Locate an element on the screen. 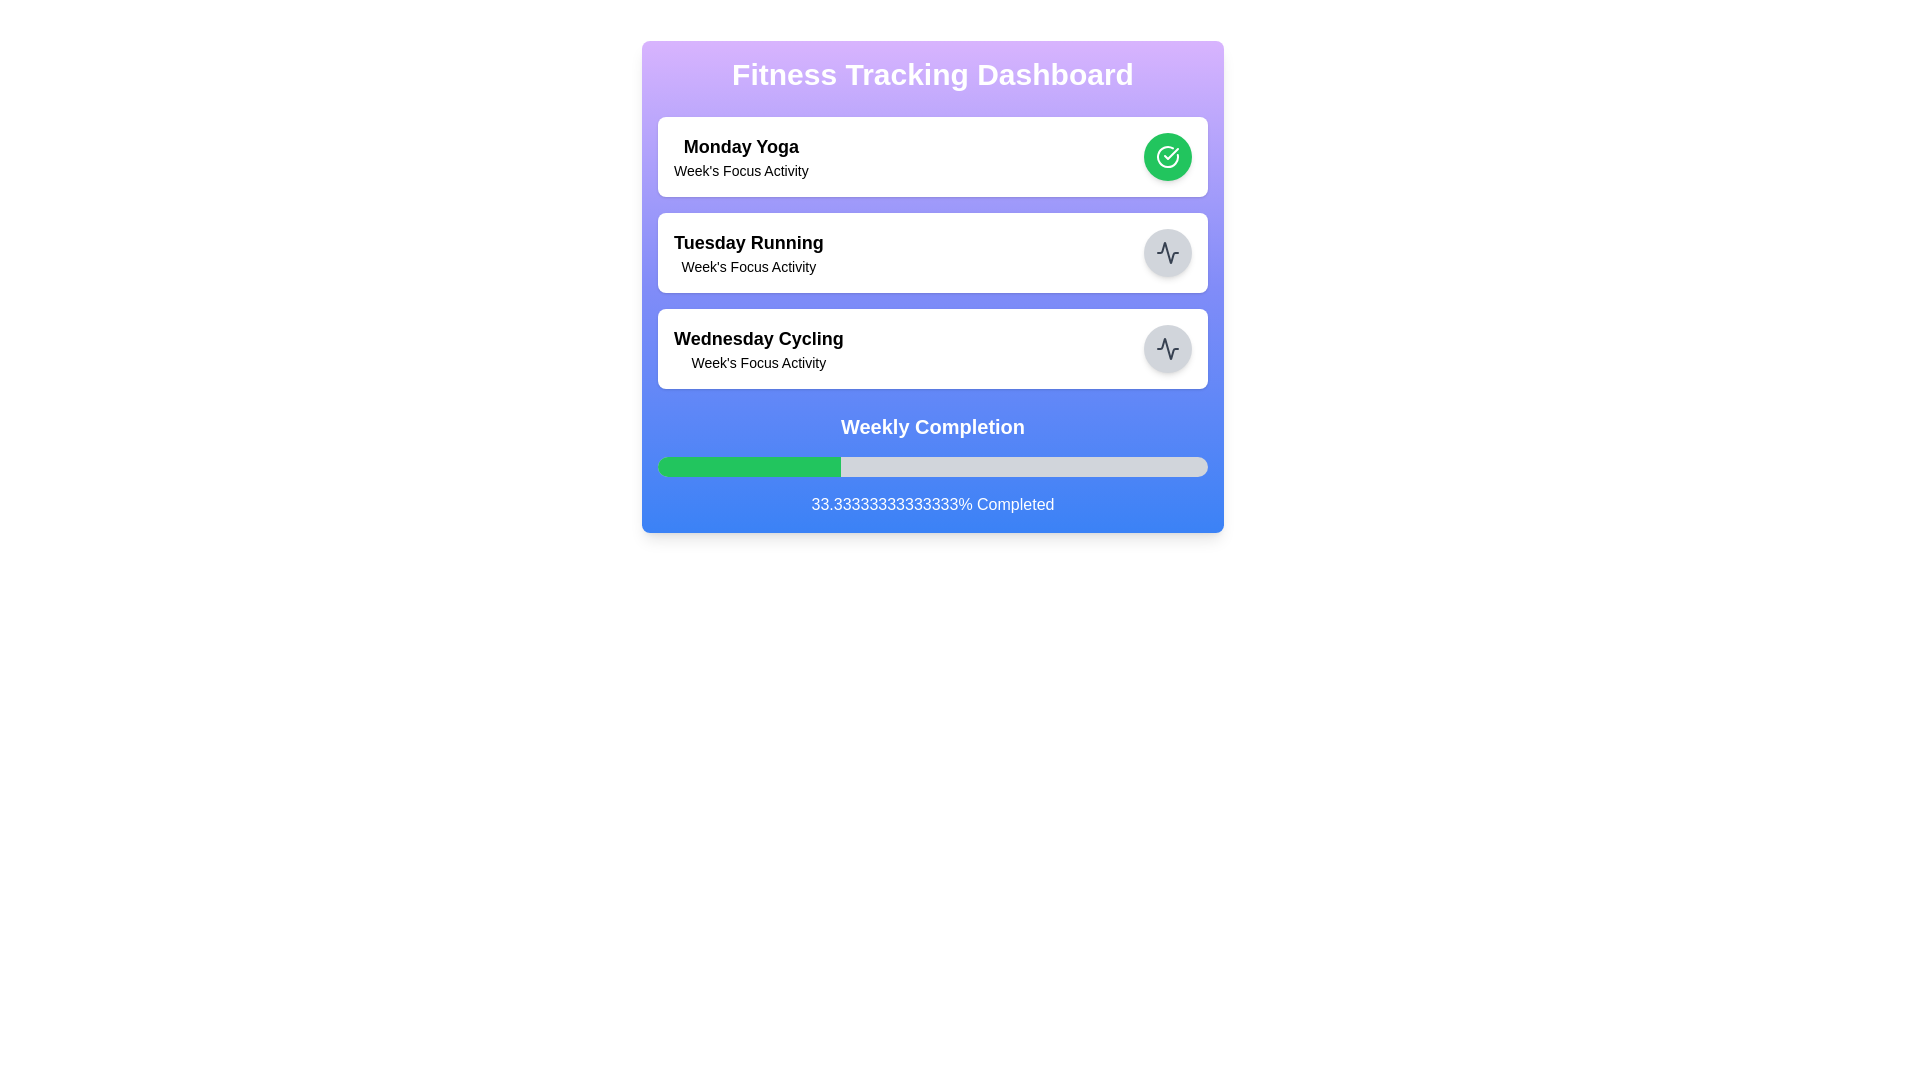  the Text display element that shows 'Wednesday Cycling' and 'Week's Focus Activity', which is located in the third activity card on the dashboard is located at coordinates (757, 347).